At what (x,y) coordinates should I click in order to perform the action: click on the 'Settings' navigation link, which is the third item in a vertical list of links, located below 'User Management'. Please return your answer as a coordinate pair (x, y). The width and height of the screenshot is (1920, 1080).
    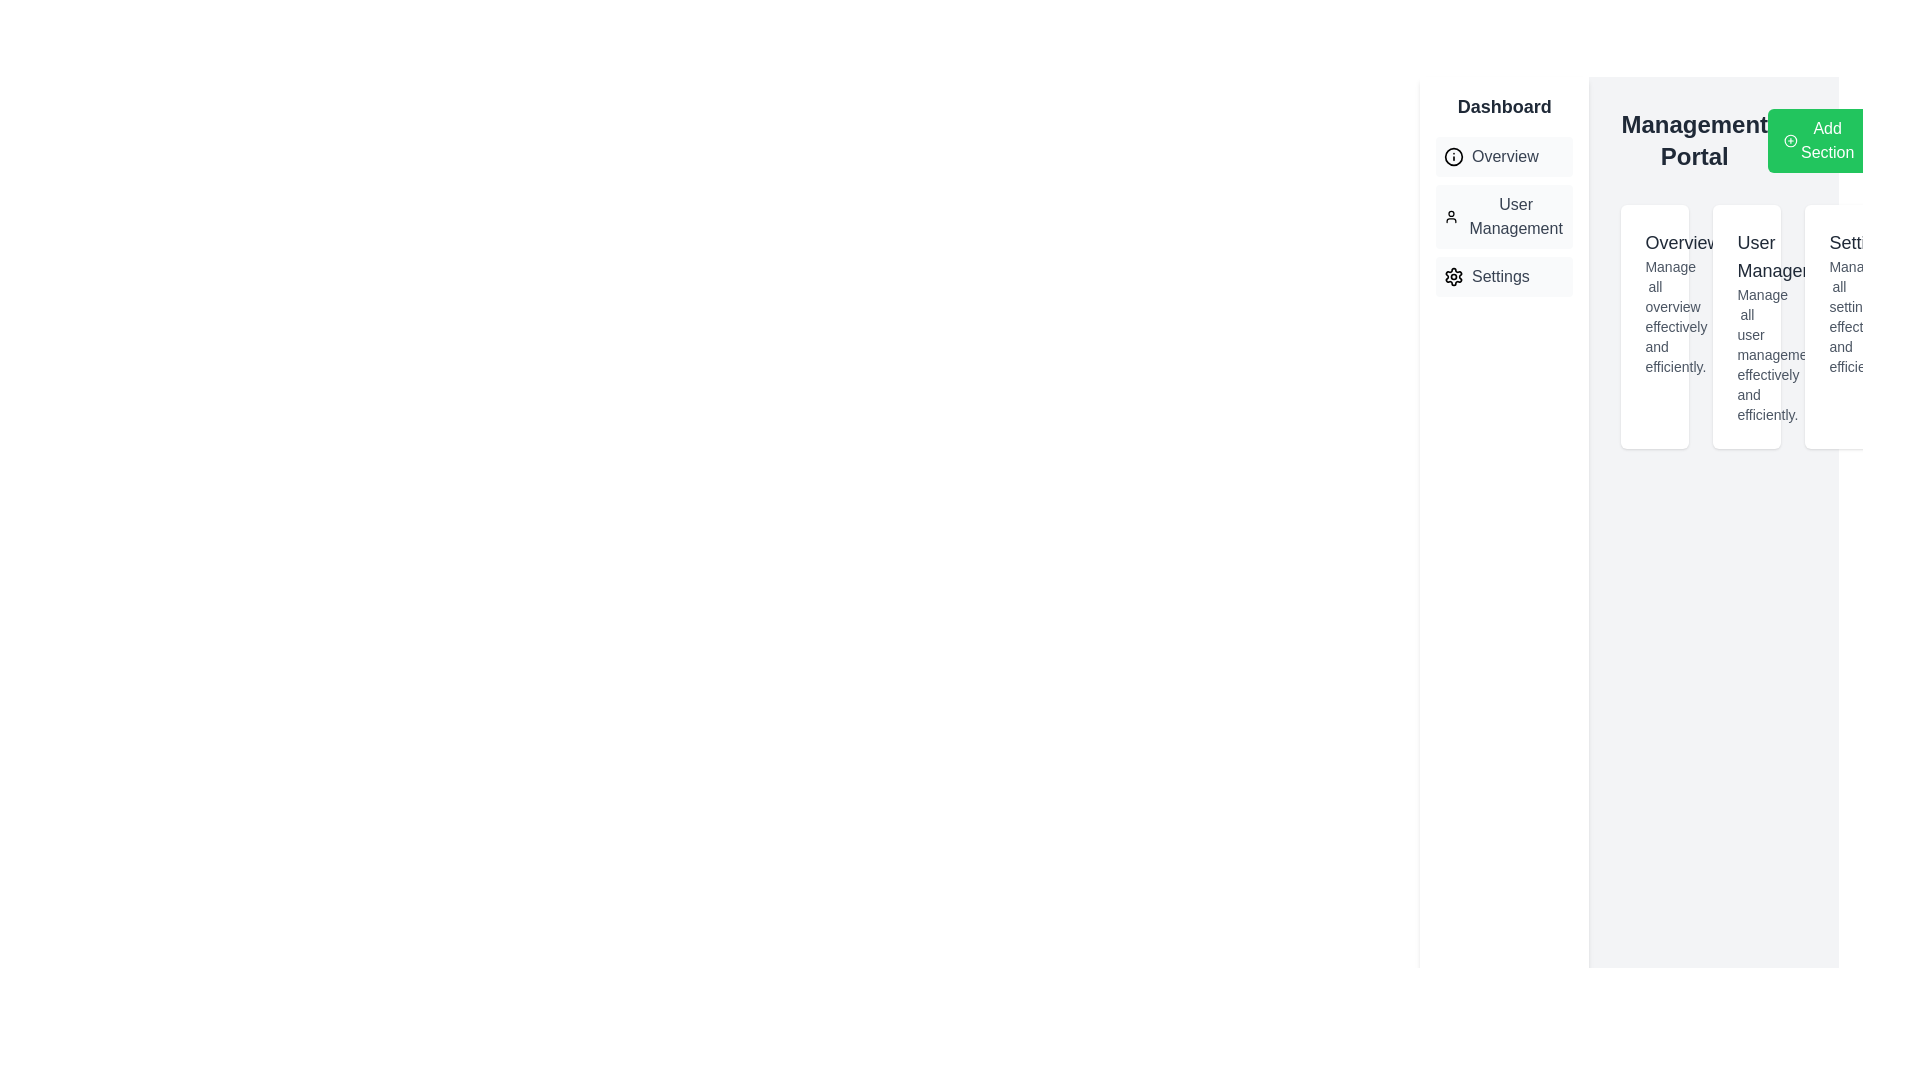
    Looking at the image, I should click on (1504, 277).